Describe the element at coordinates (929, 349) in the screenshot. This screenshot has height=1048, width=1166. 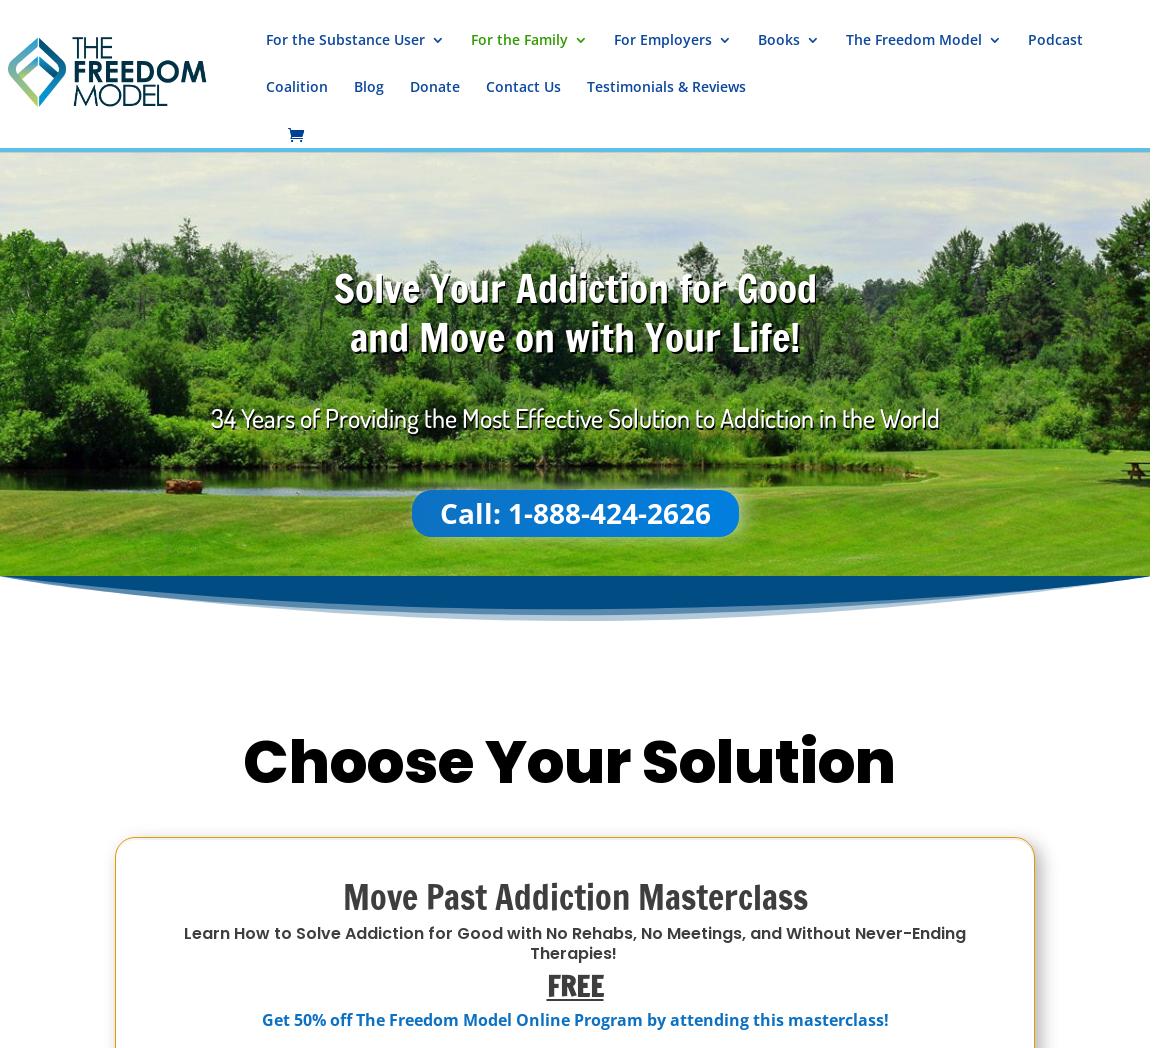
I see `'Success Rate'` at that location.